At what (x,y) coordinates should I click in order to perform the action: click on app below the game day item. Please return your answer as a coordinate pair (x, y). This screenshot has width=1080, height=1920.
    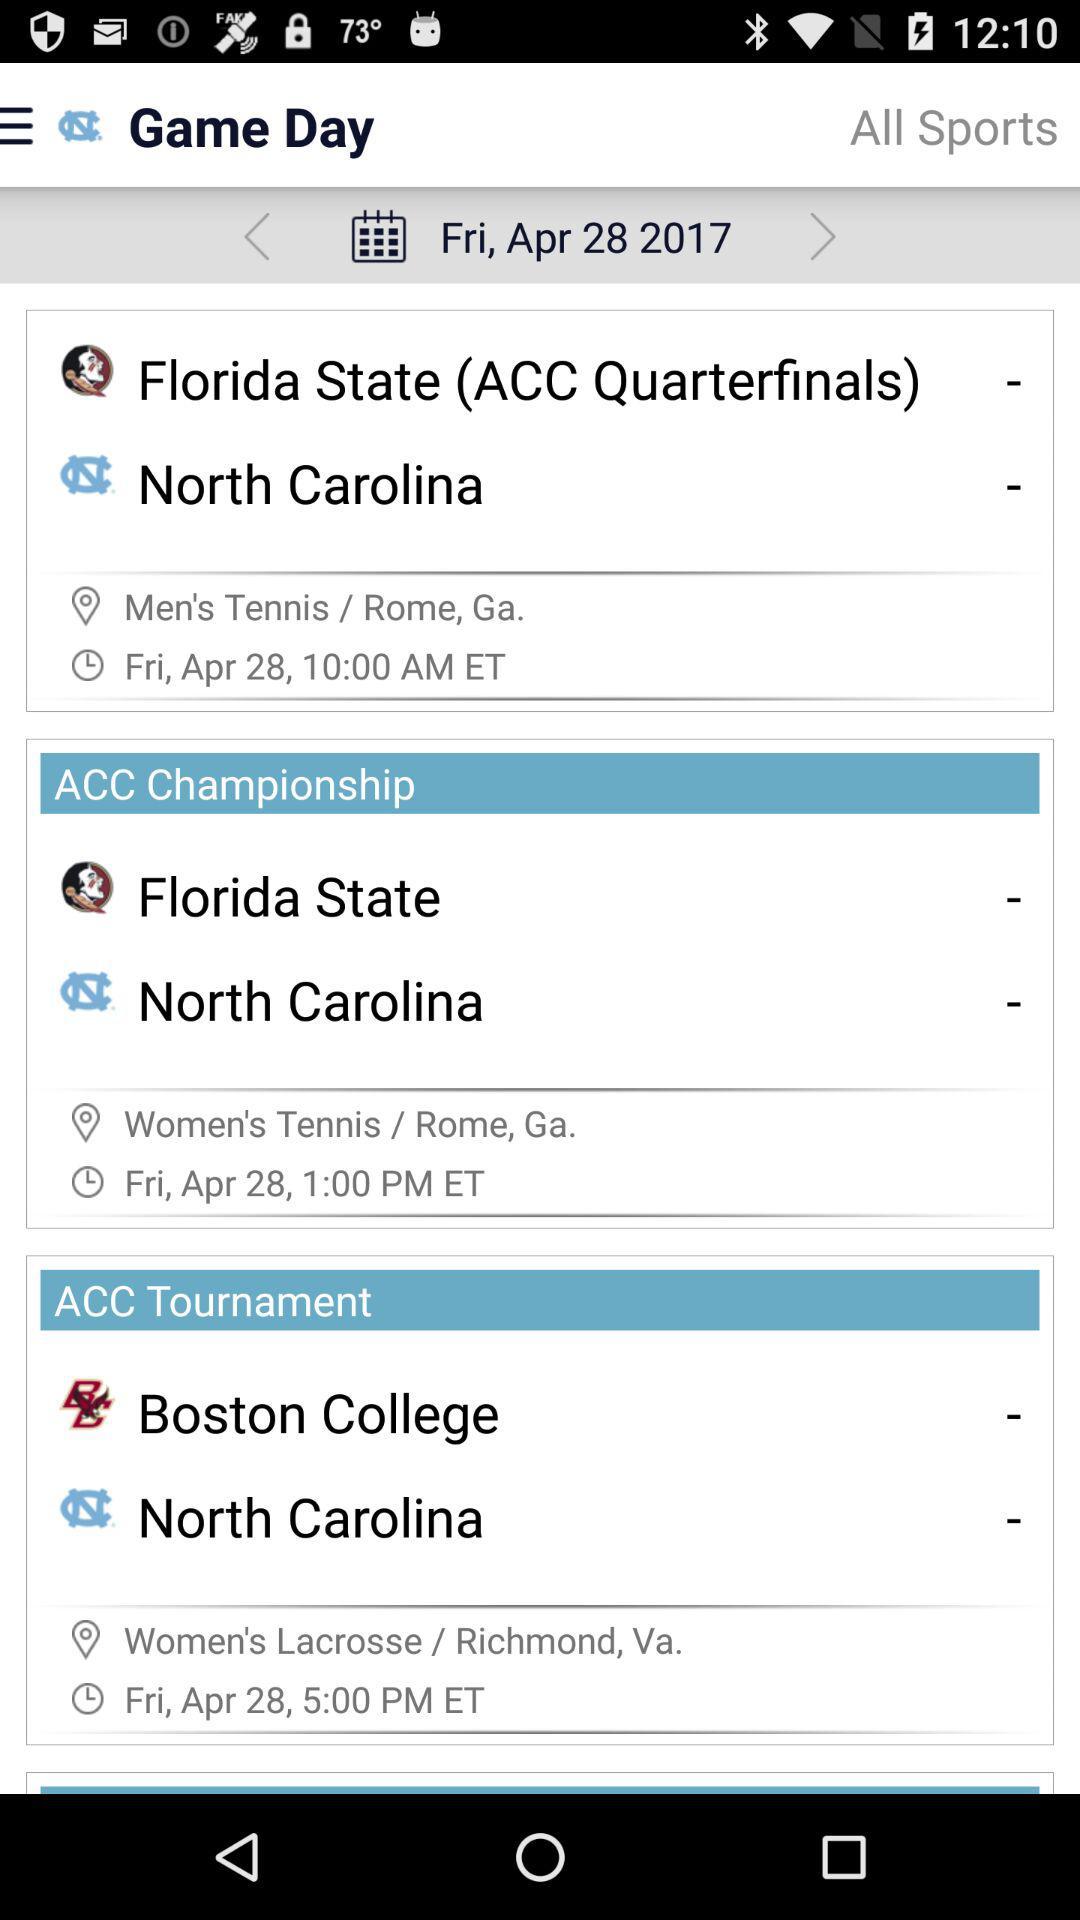
    Looking at the image, I should click on (255, 236).